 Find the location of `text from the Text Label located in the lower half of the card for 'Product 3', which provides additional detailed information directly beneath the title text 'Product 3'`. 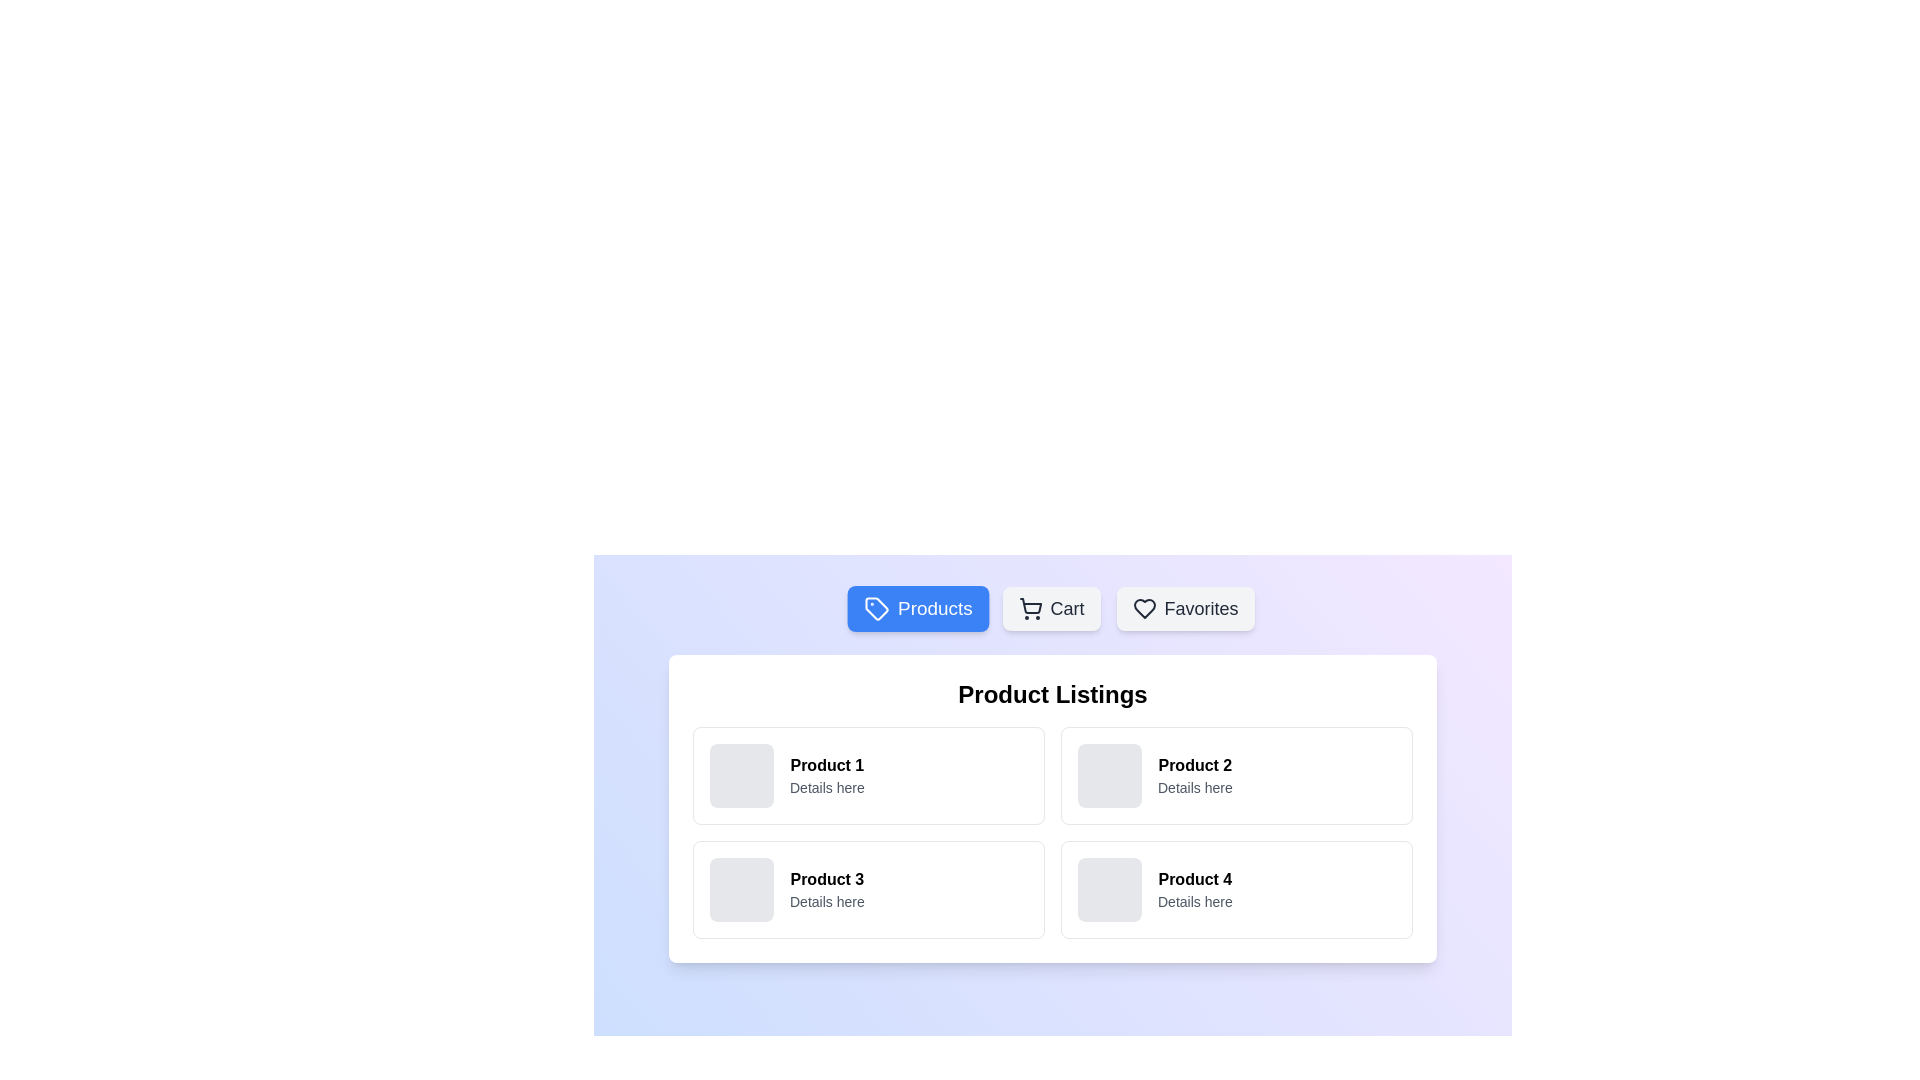

text from the Text Label located in the lower half of the card for 'Product 3', which provides additional detailed information directly beneath the title text 'Product 3' is located at coordinates (827, 902).